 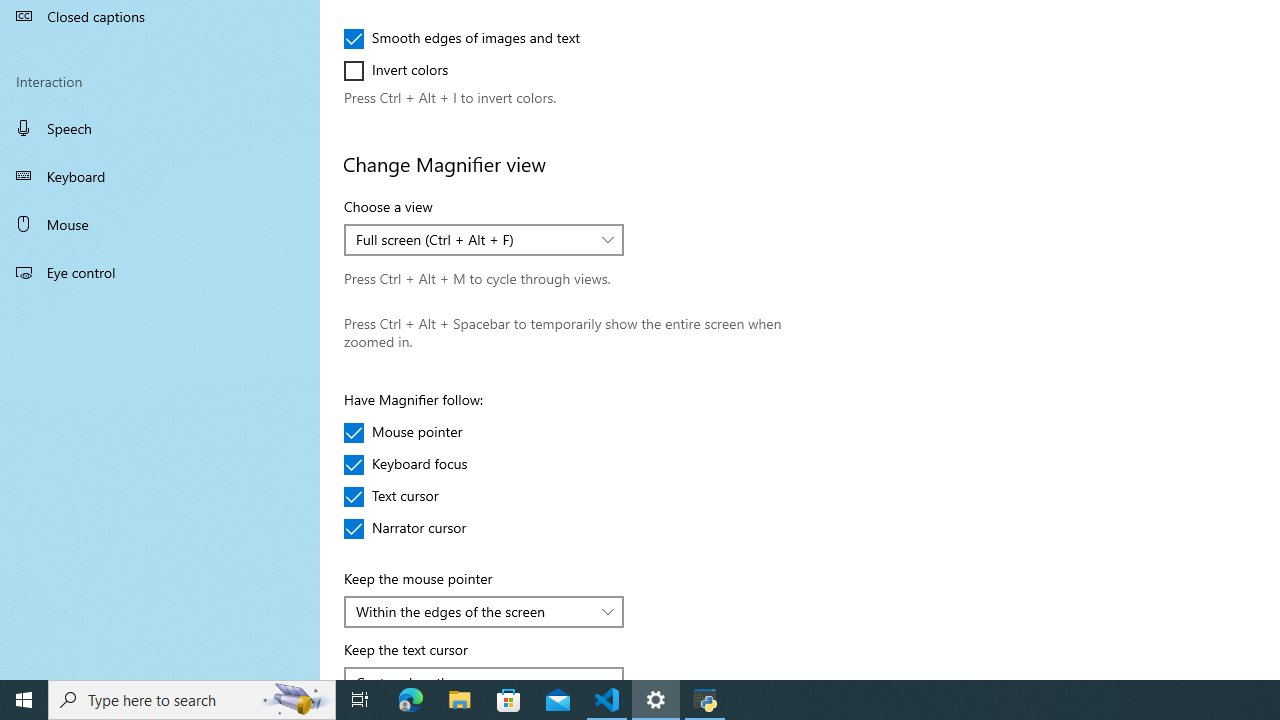 I want to click on 'Within the edges of the screen', so click(x=472, y=610).